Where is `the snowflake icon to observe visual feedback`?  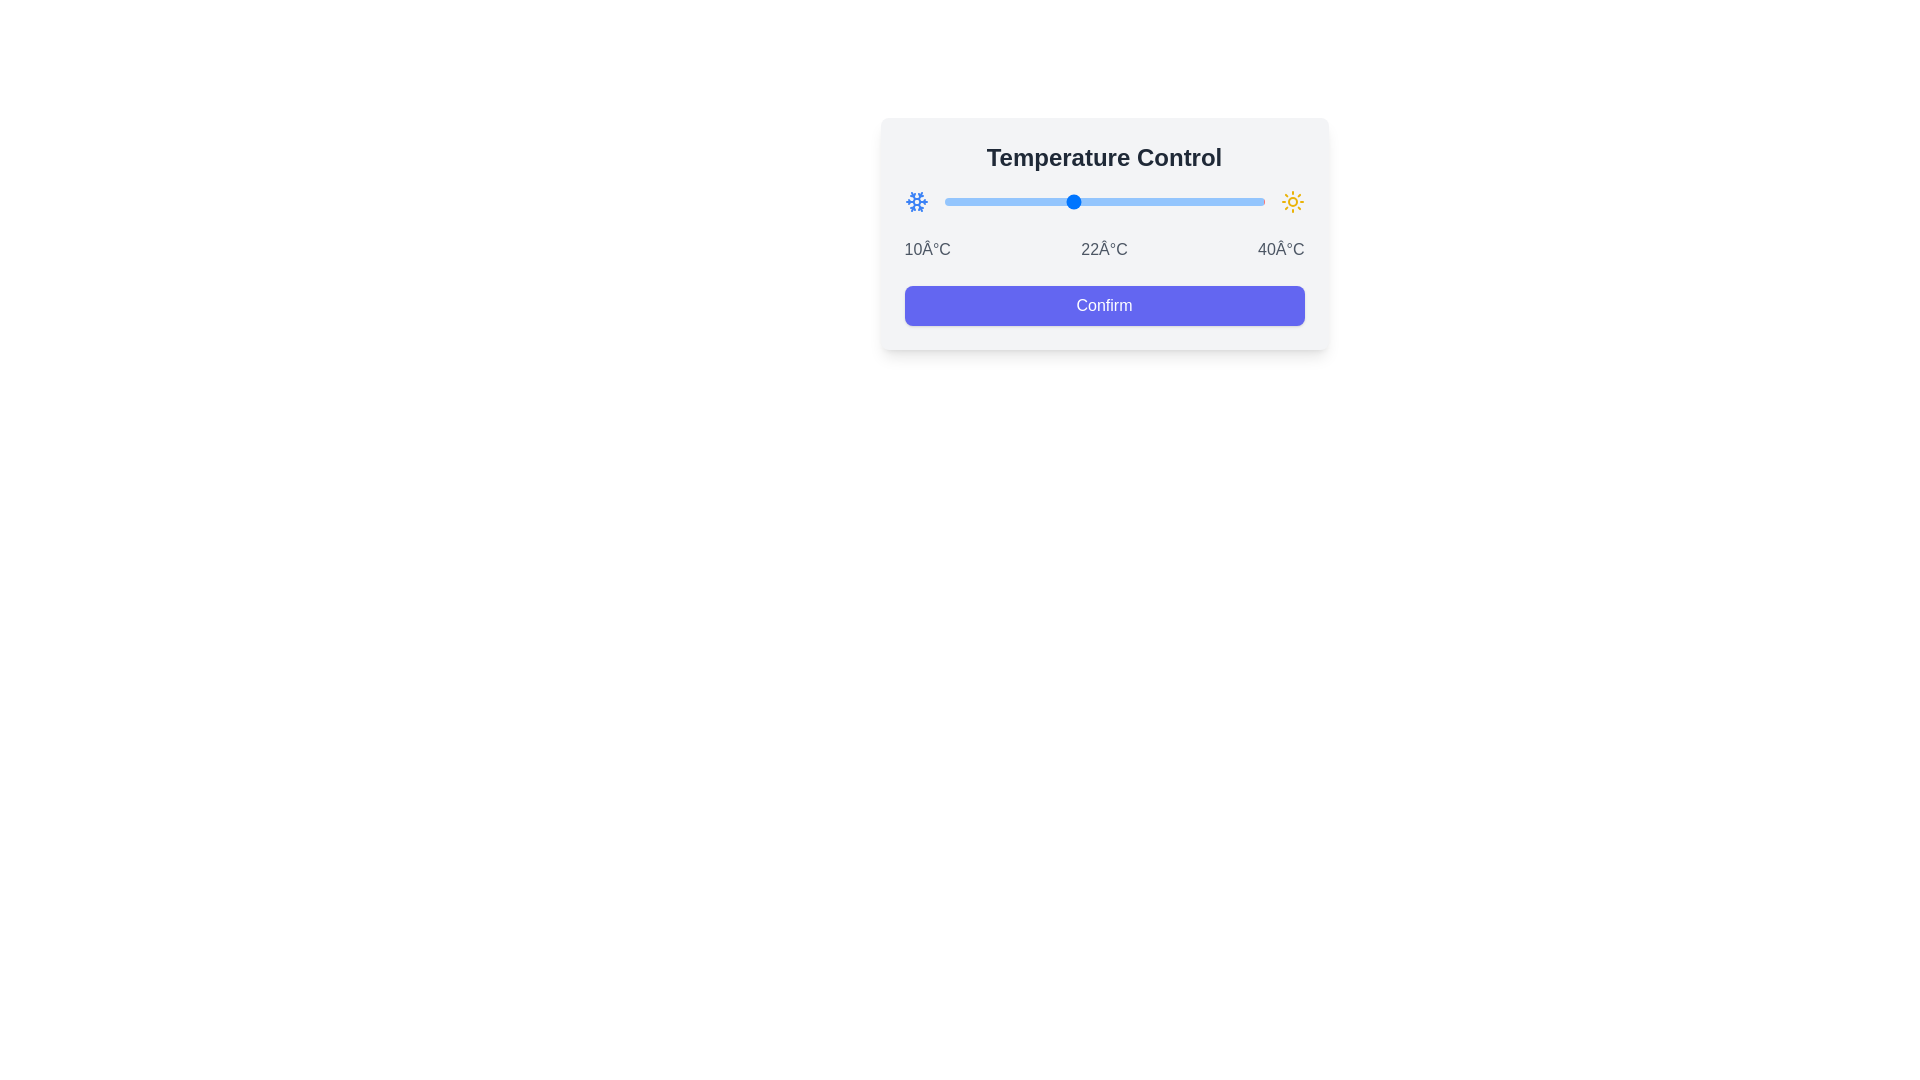
the snowflake icon to observe visual feedback is located at coordinates (915, 201).